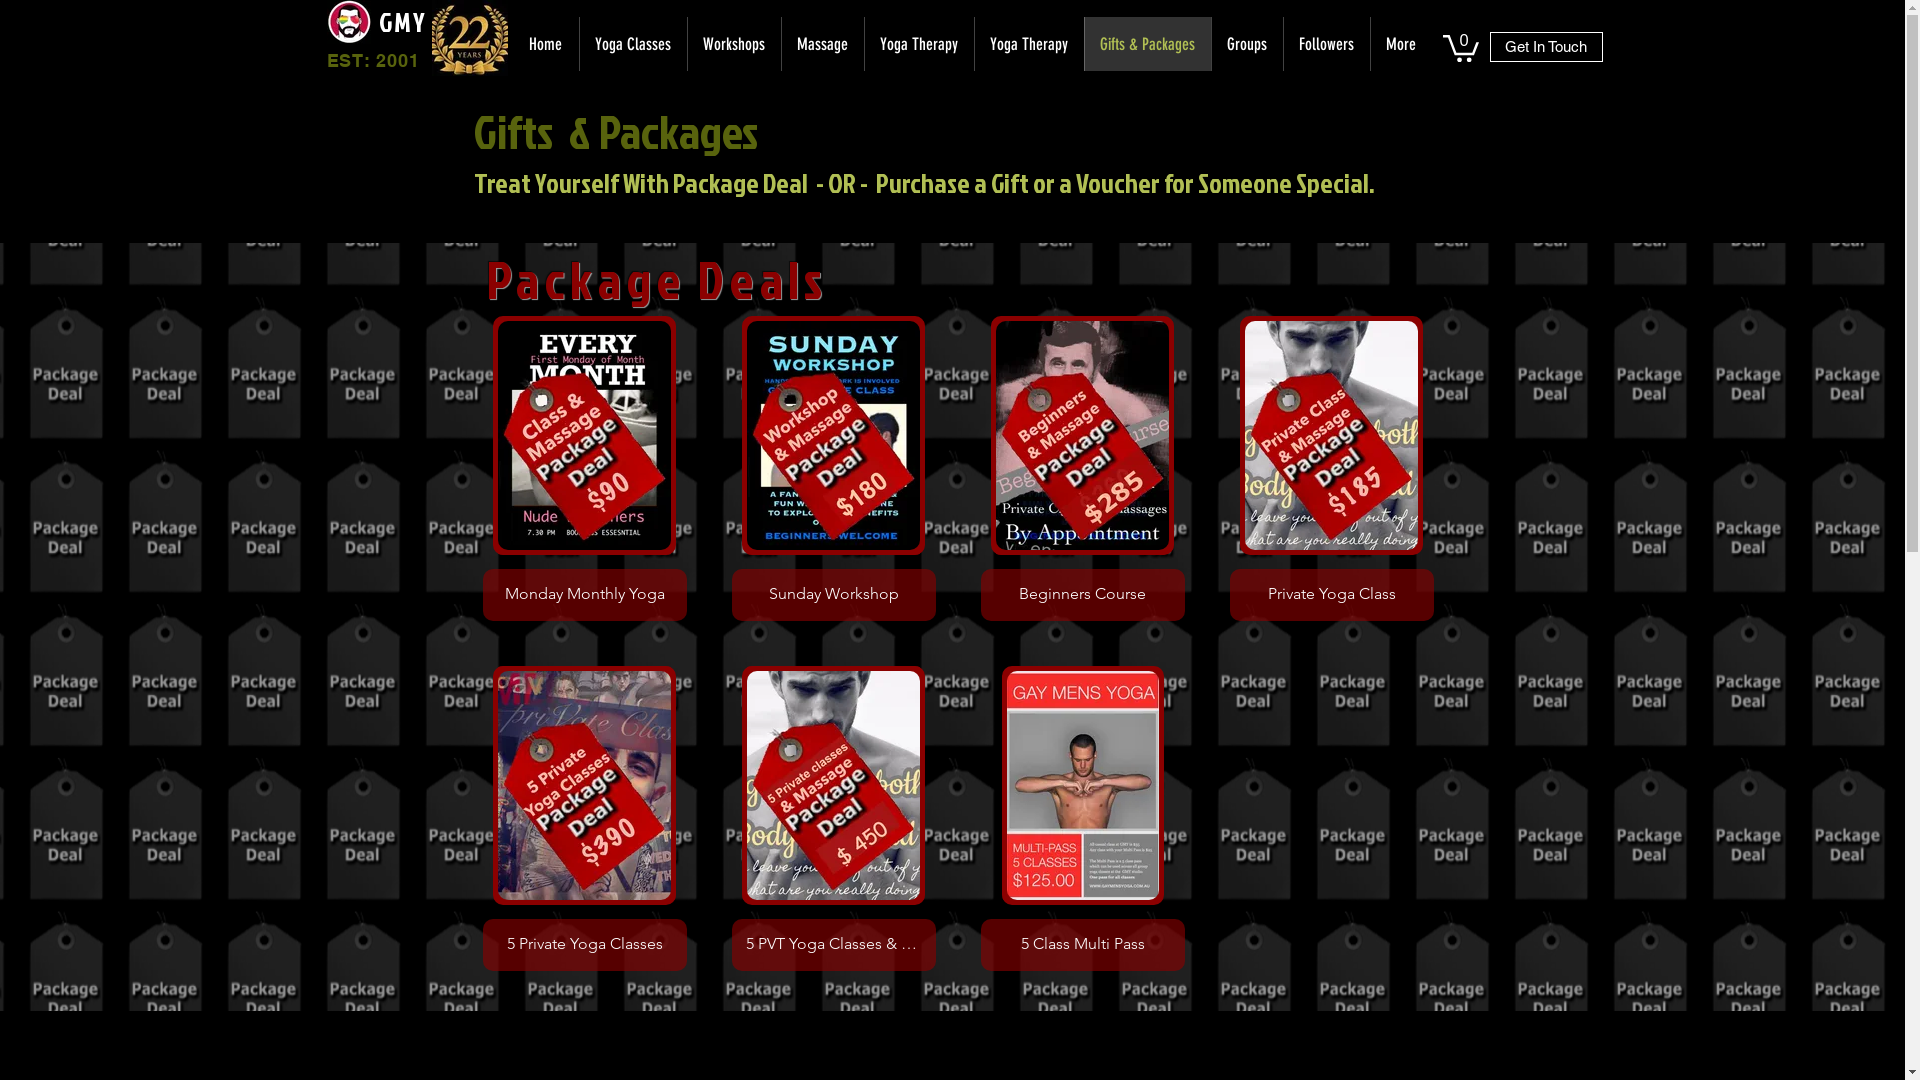 The image size is (1920, 1080). Describe the element at coordinates (1245, 43) in the screenshot. I see `'Groups'` at that location.